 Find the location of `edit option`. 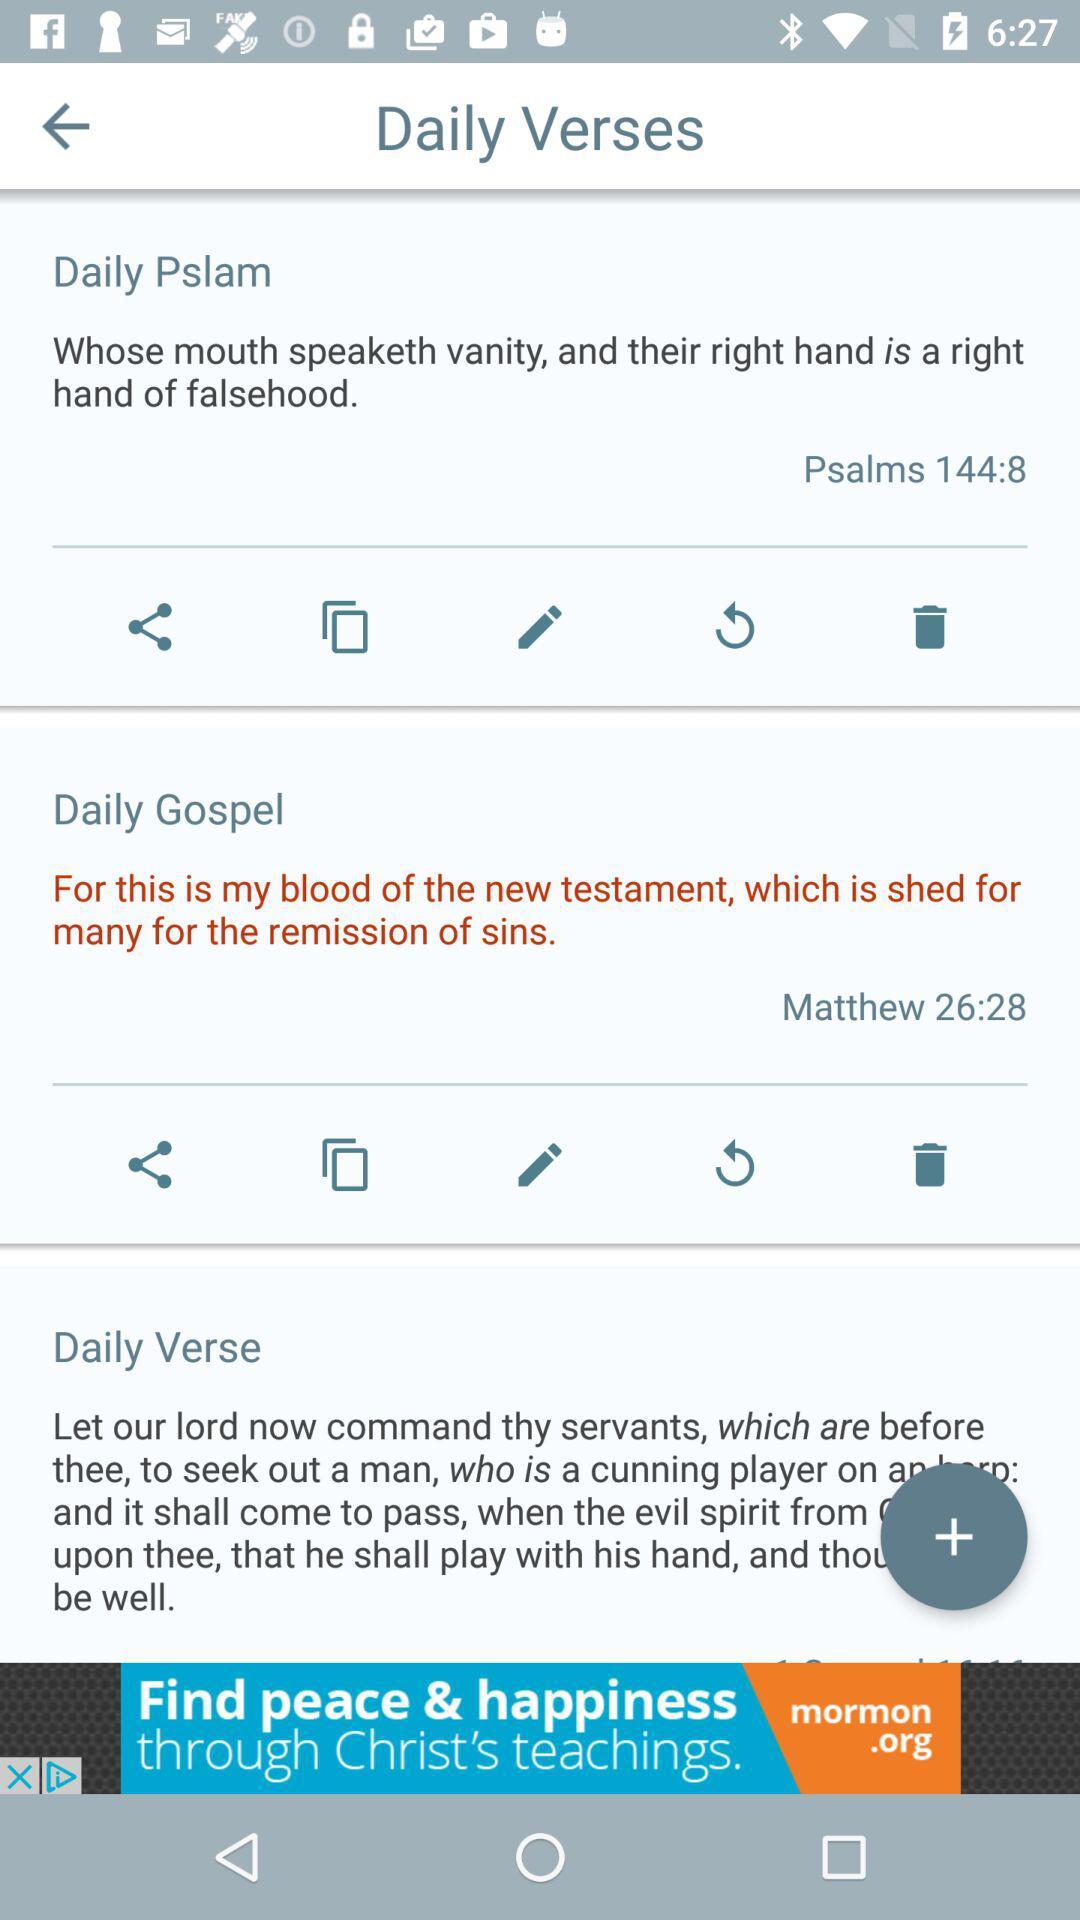

edit option is located at coordinates (952, 1535).